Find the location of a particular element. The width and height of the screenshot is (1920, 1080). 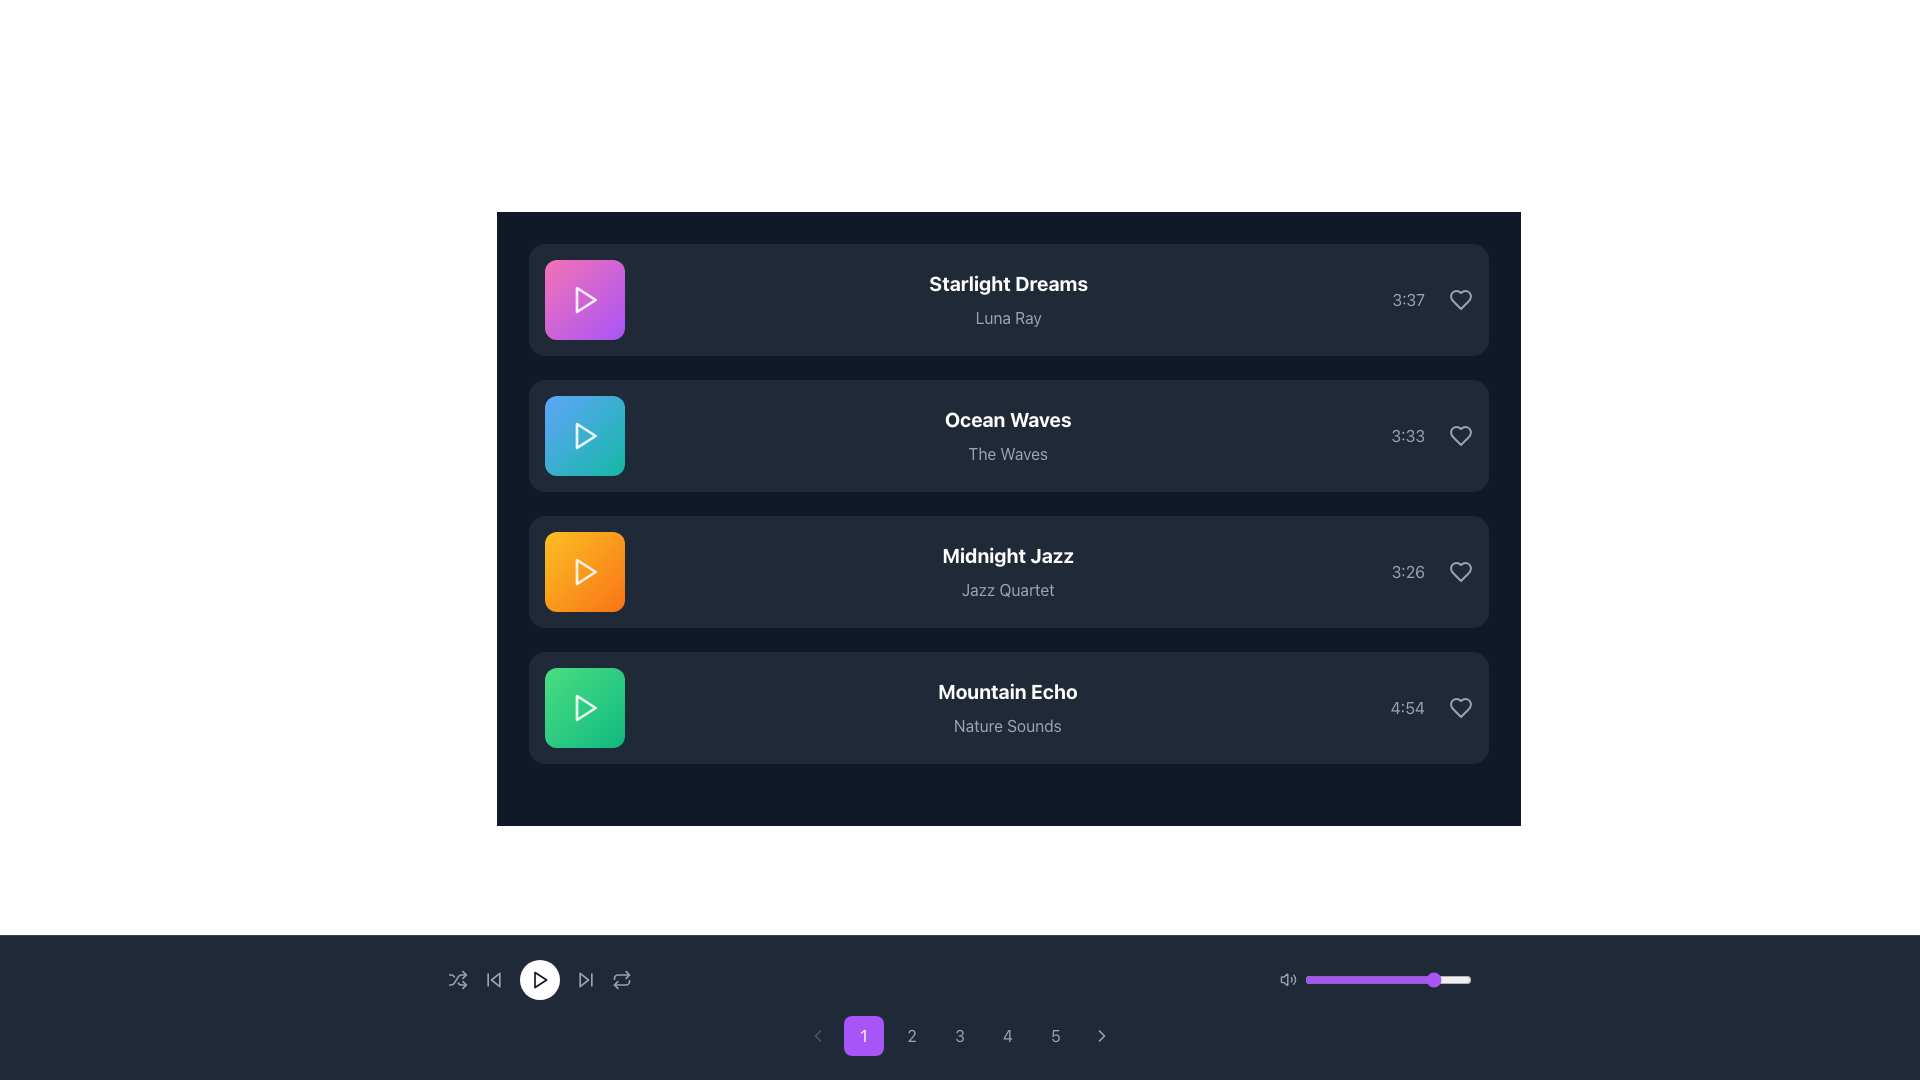

the favorite button located in the first row of the list next to the time '3:37' for the 'Starlight Dreams' entry to mark it as favorite is located at coordinates (1460, 300).